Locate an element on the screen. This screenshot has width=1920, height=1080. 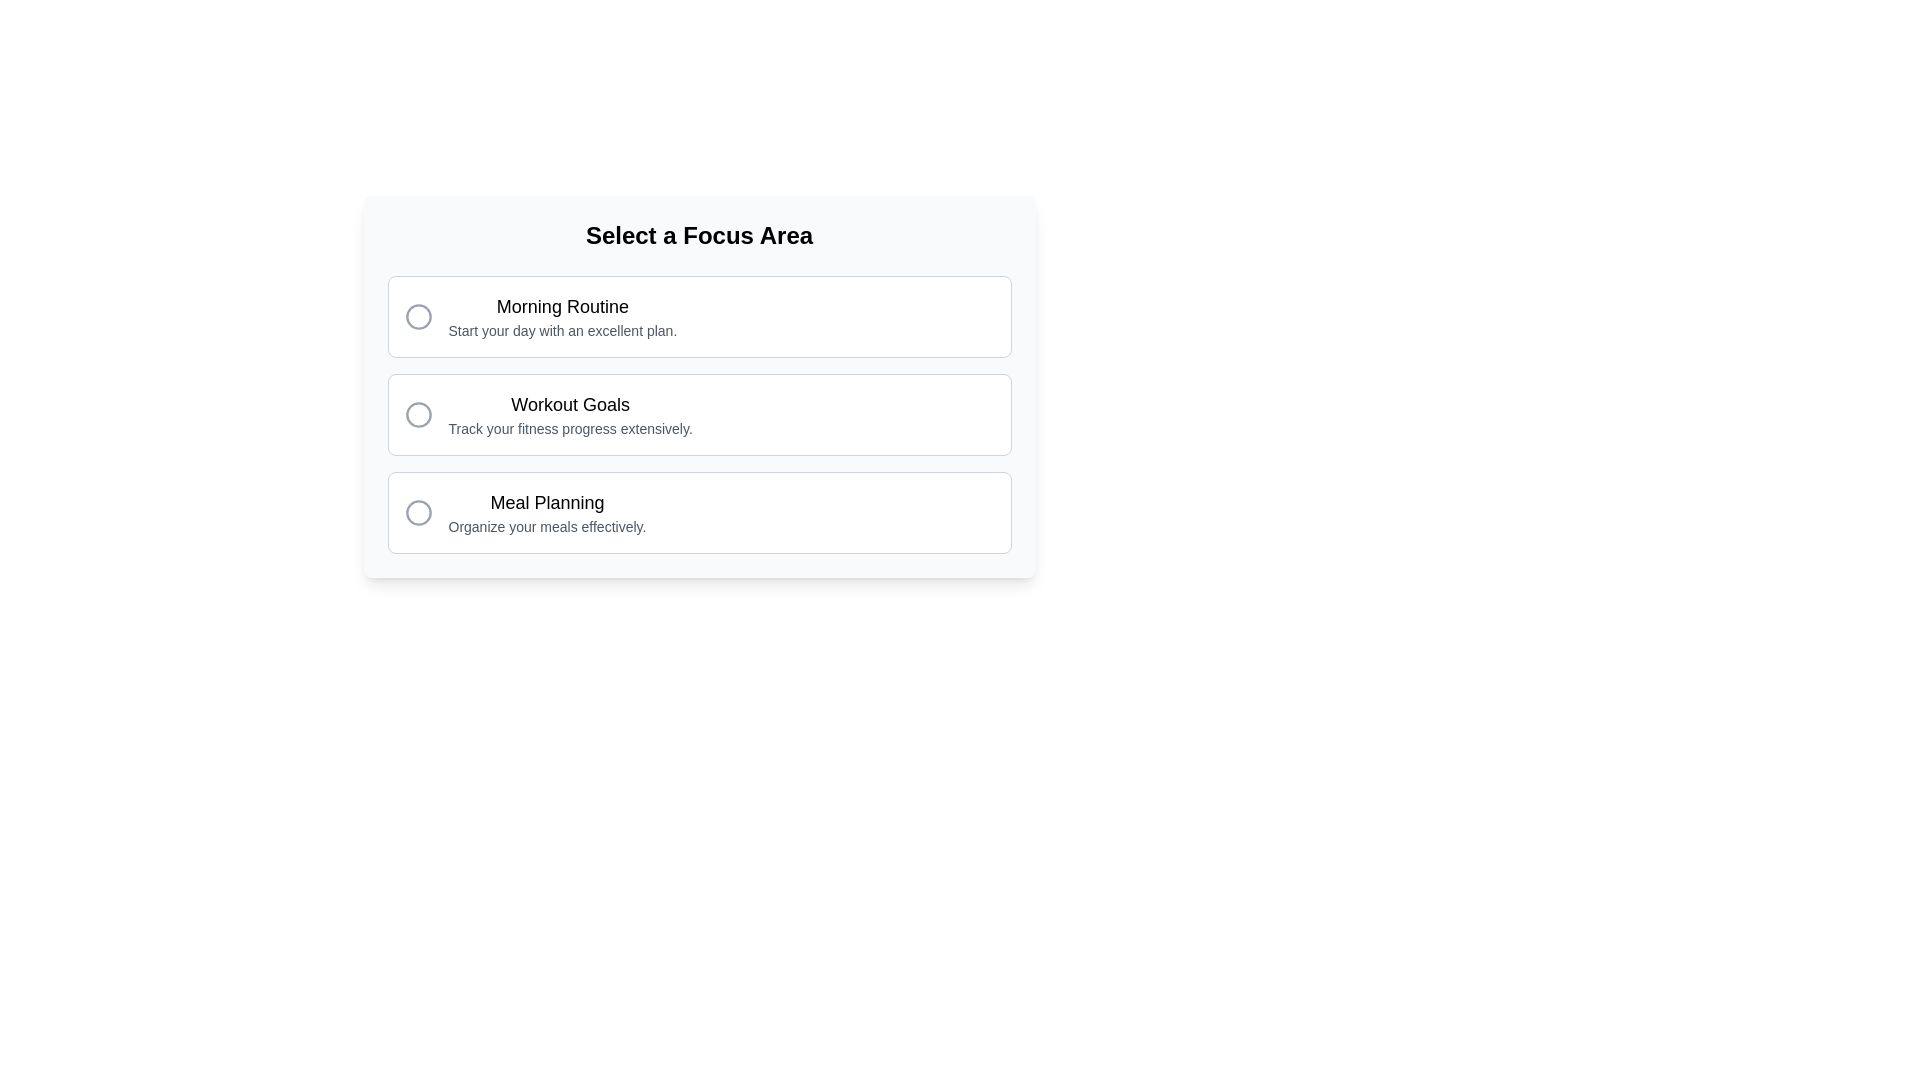
text block titled 'Workout Goals' which is the second option under 'Select a Focus Area' is located at coordinates (569, 414).